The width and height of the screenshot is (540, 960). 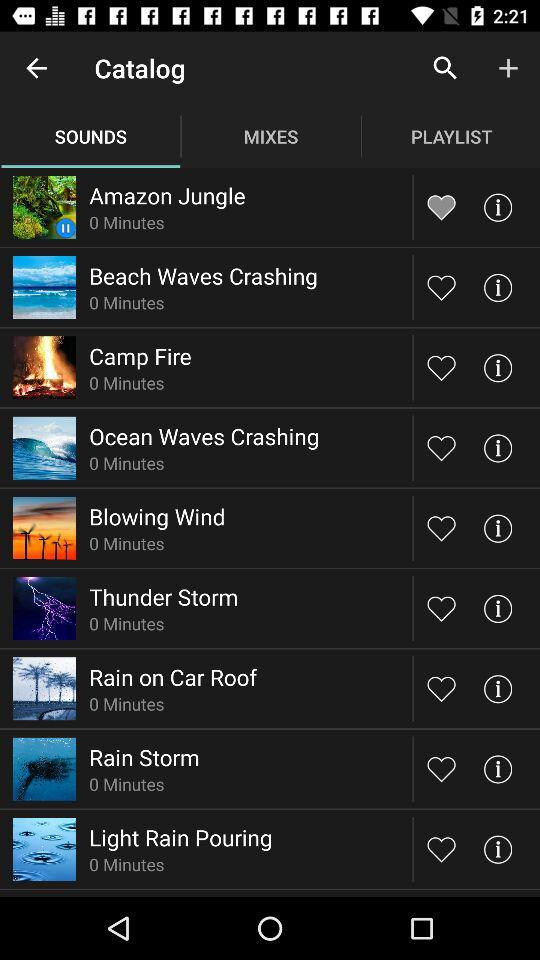 I want to click on track light rain pouring, so click(x=441, y=848).